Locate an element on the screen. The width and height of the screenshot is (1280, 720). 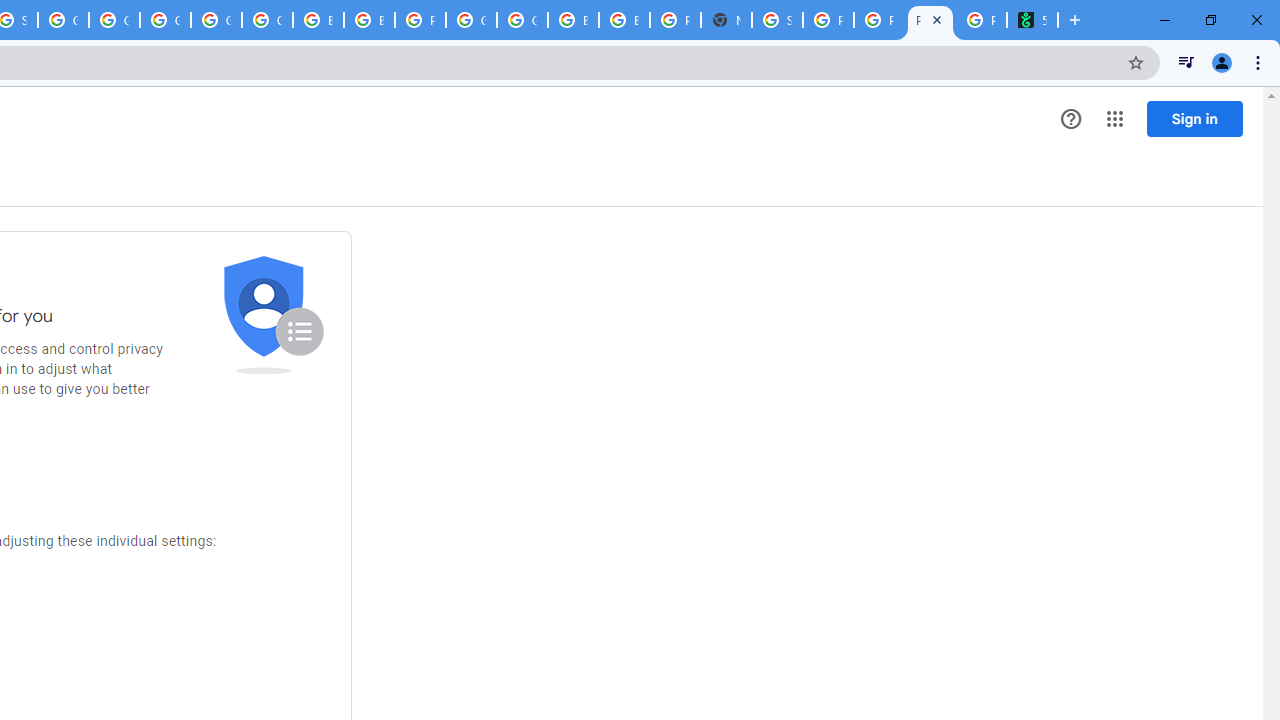
'Browse Chrome as a guest - Computer - Google Chrome Help' is located at coordinates (369, 20).